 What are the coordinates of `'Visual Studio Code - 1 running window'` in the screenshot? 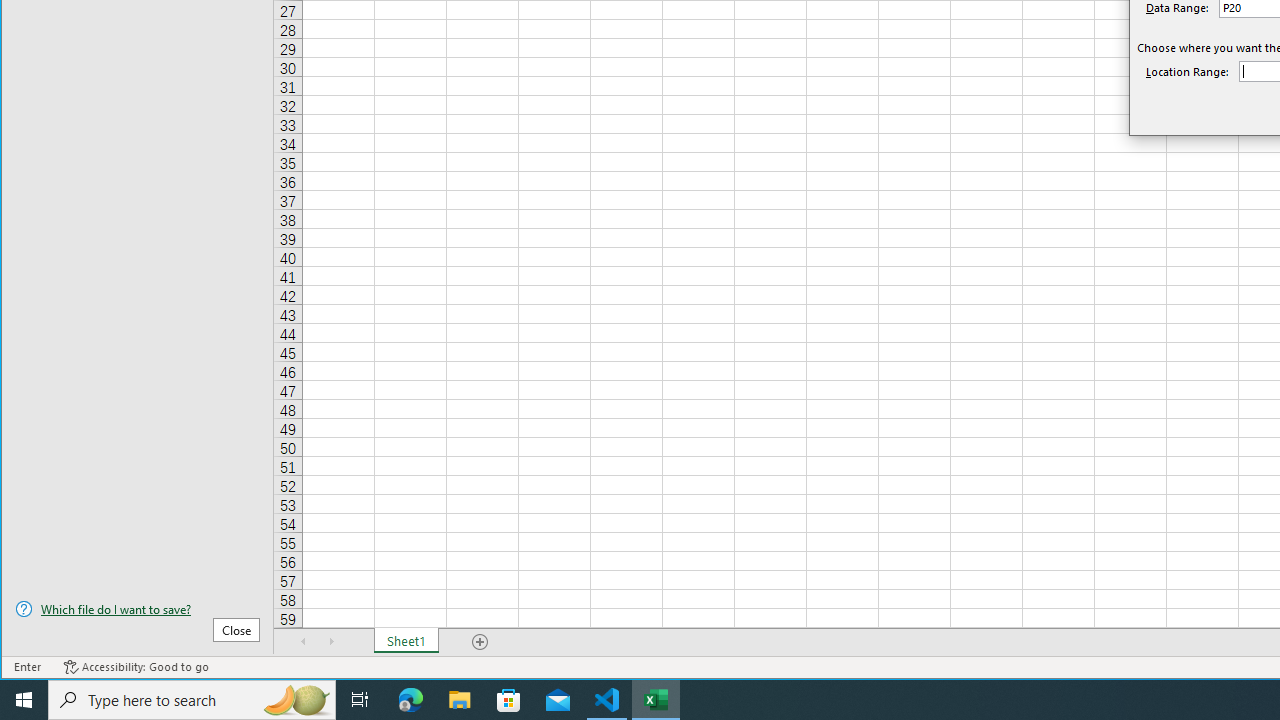 It's located at (606, 698).